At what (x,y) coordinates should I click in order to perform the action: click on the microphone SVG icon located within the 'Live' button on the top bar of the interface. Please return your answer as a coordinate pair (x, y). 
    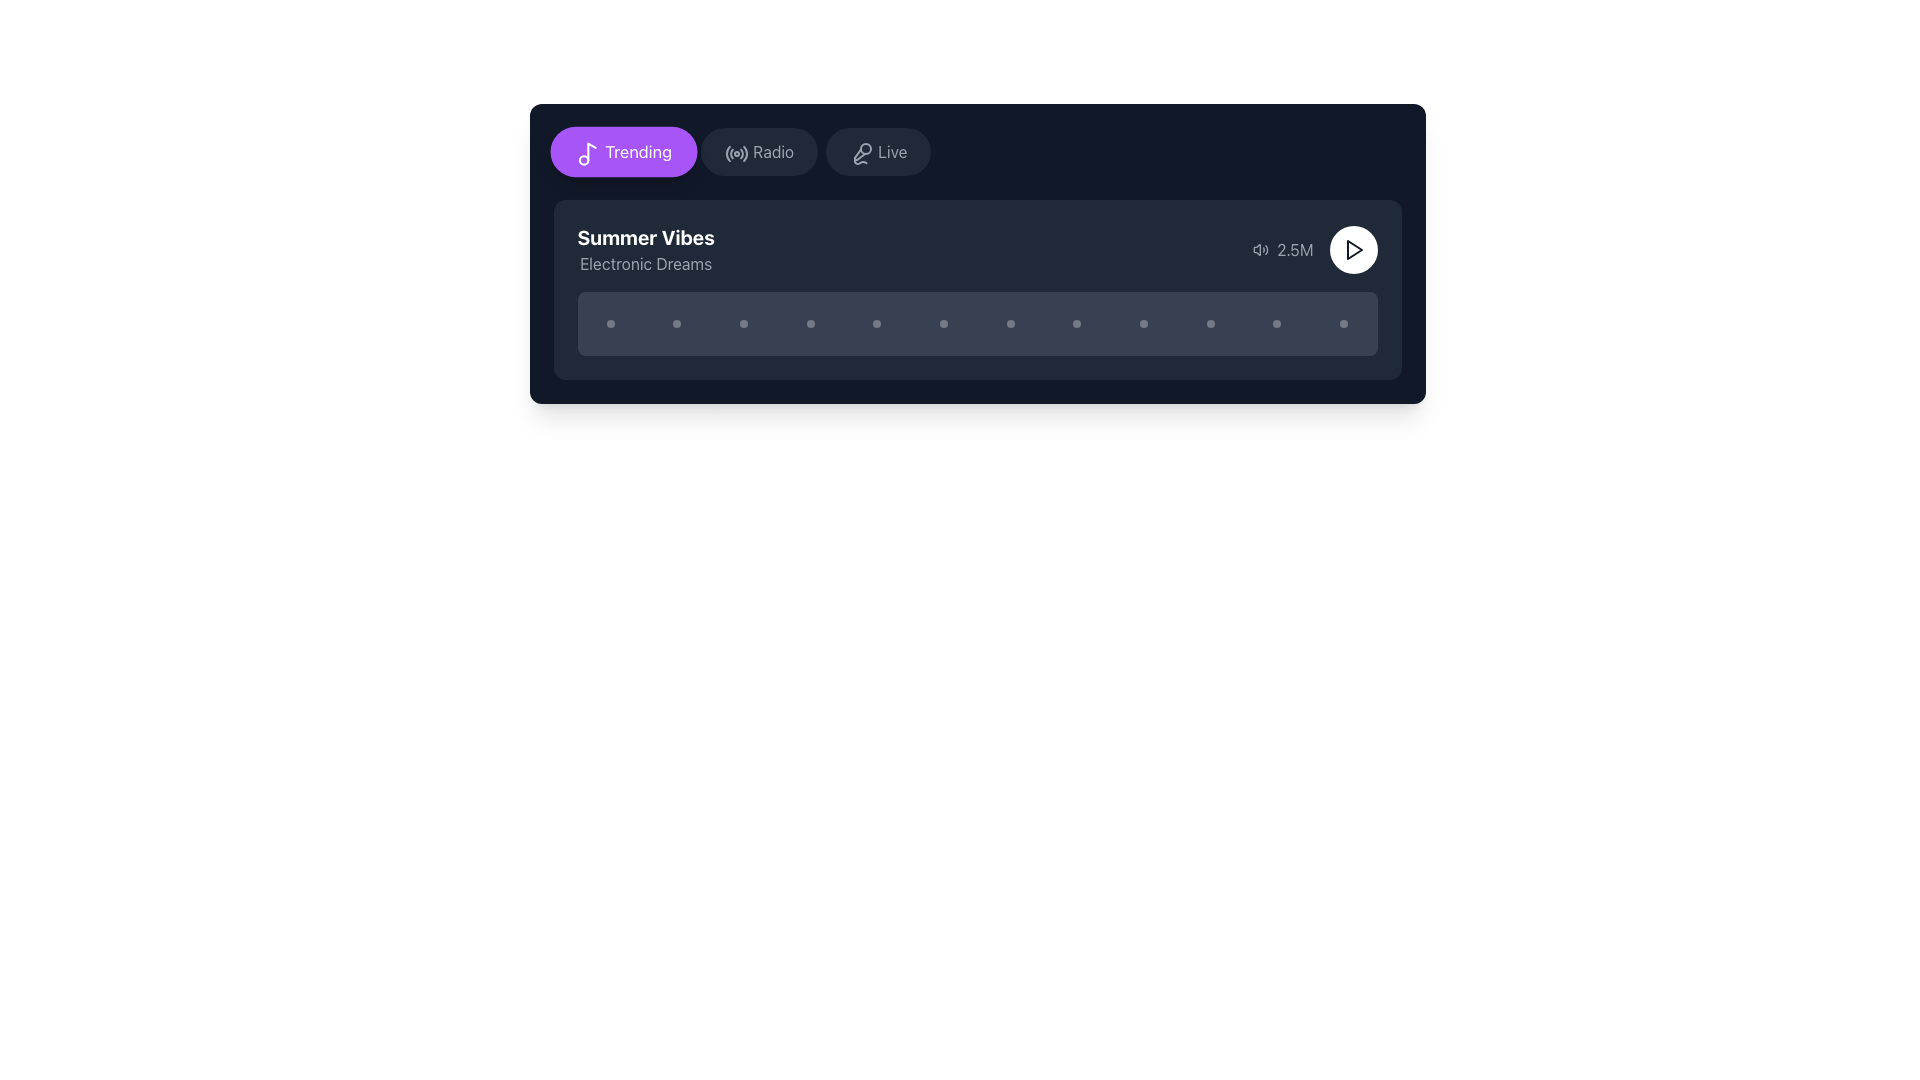
    Looking at the image, I should click on (862, 153).